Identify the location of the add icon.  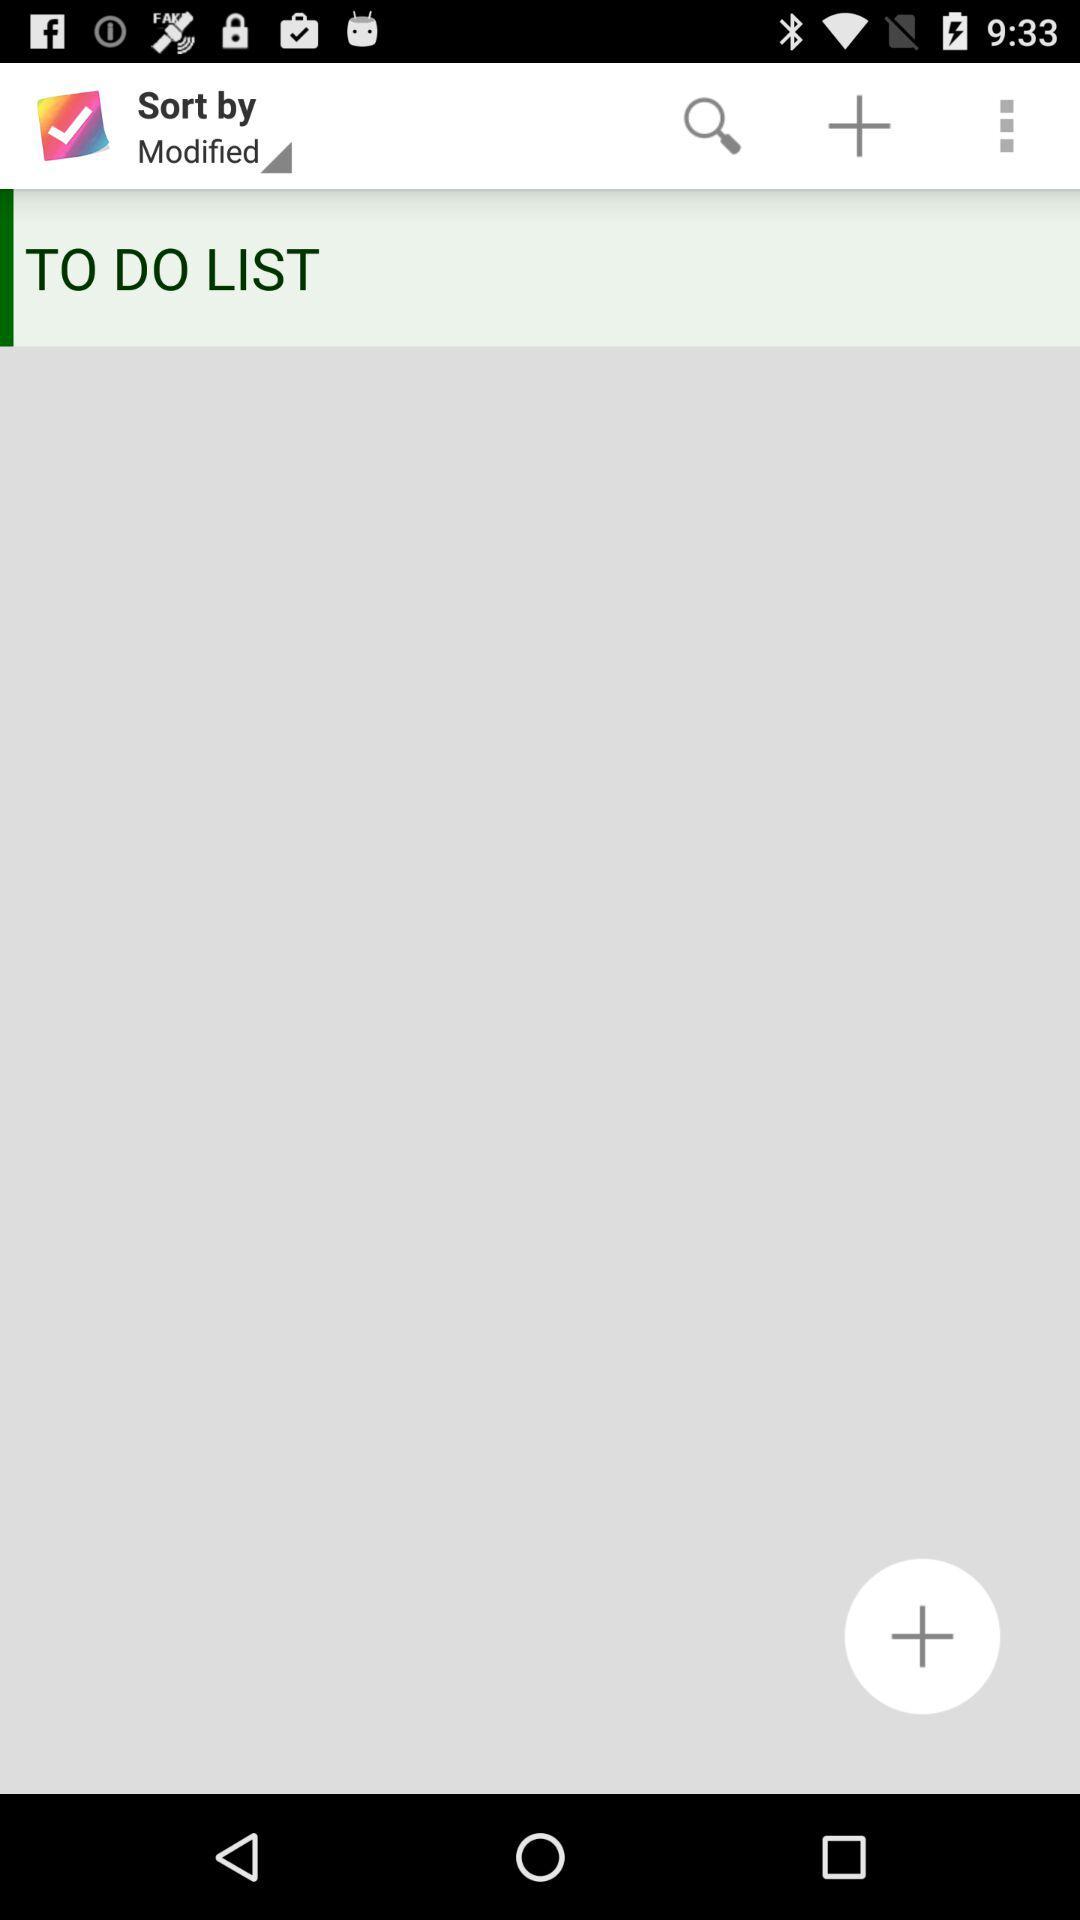
(922, 1750).